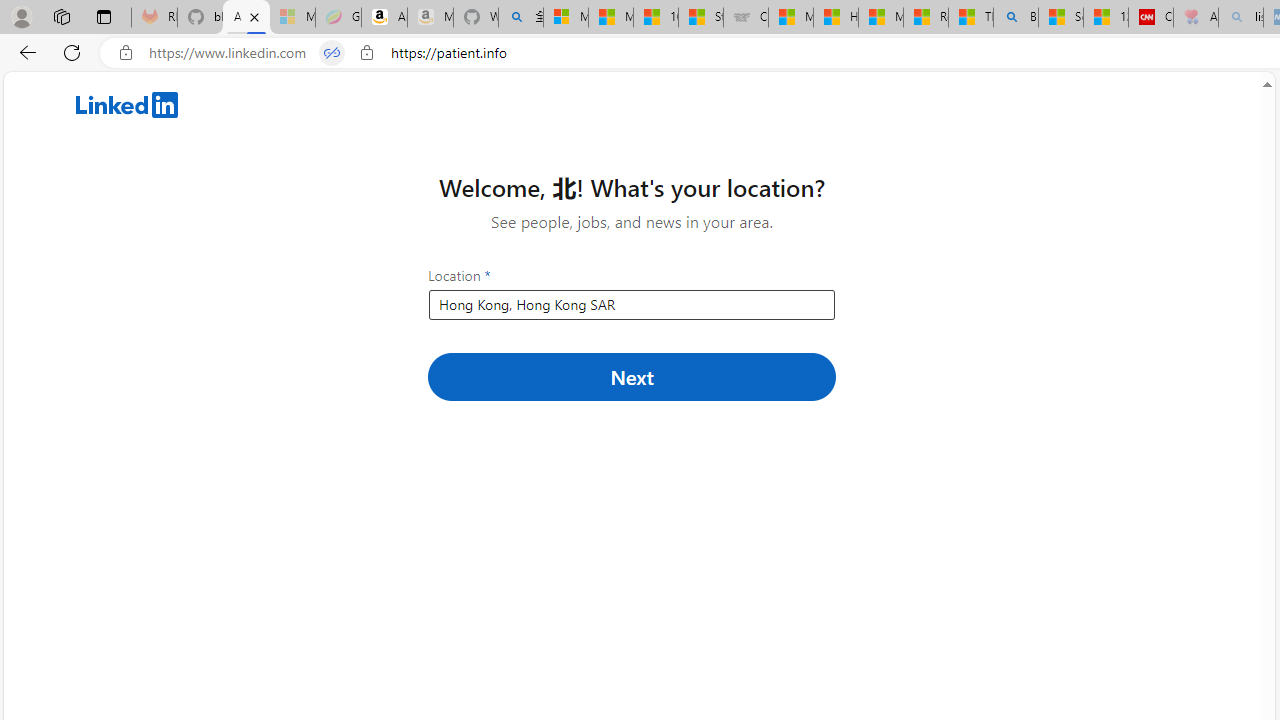 This screenshot has width=1280, height=720. Describe the element at coordinates (1196, 17) in the screenshot. I see `'Arthritis: Ask Health Professionals - Sleeping'` at that location.